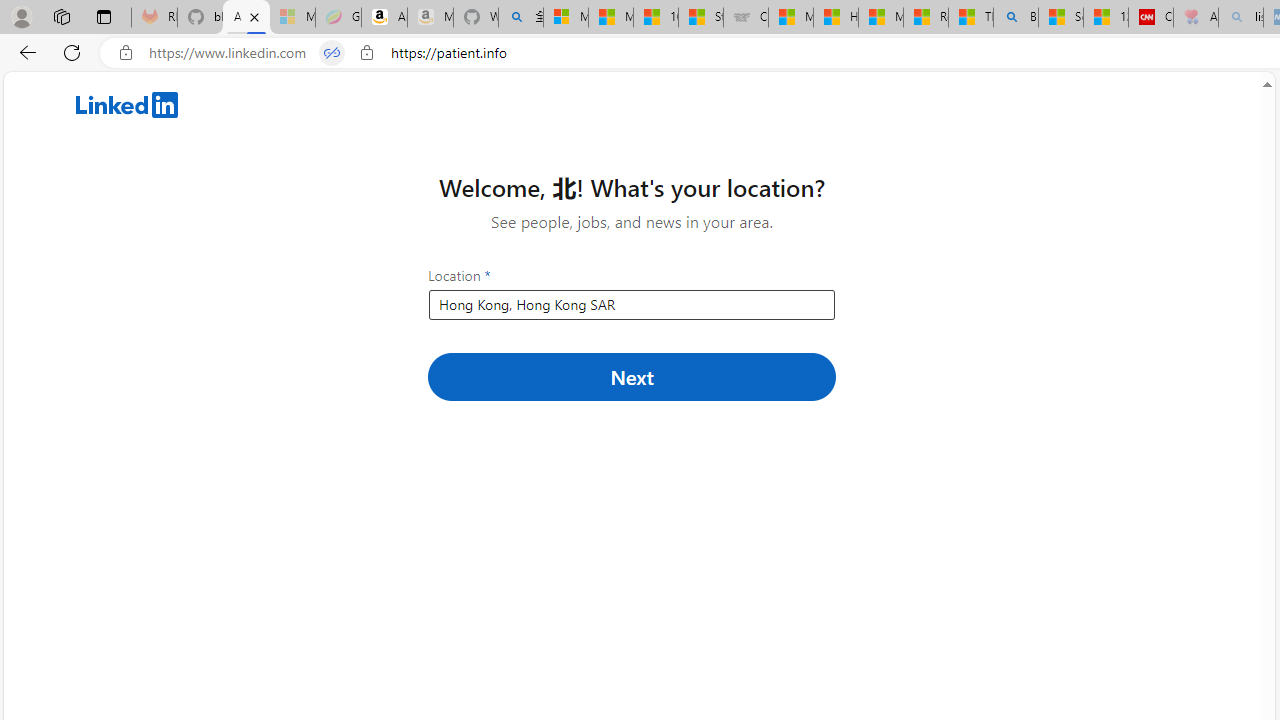 This screenshot has width=1280, height=720. Describe the element at coordinates (1196, 17) in the screenshot. I see `'Arthritis: Ask Health Professionals - Sleeping'` at that location.